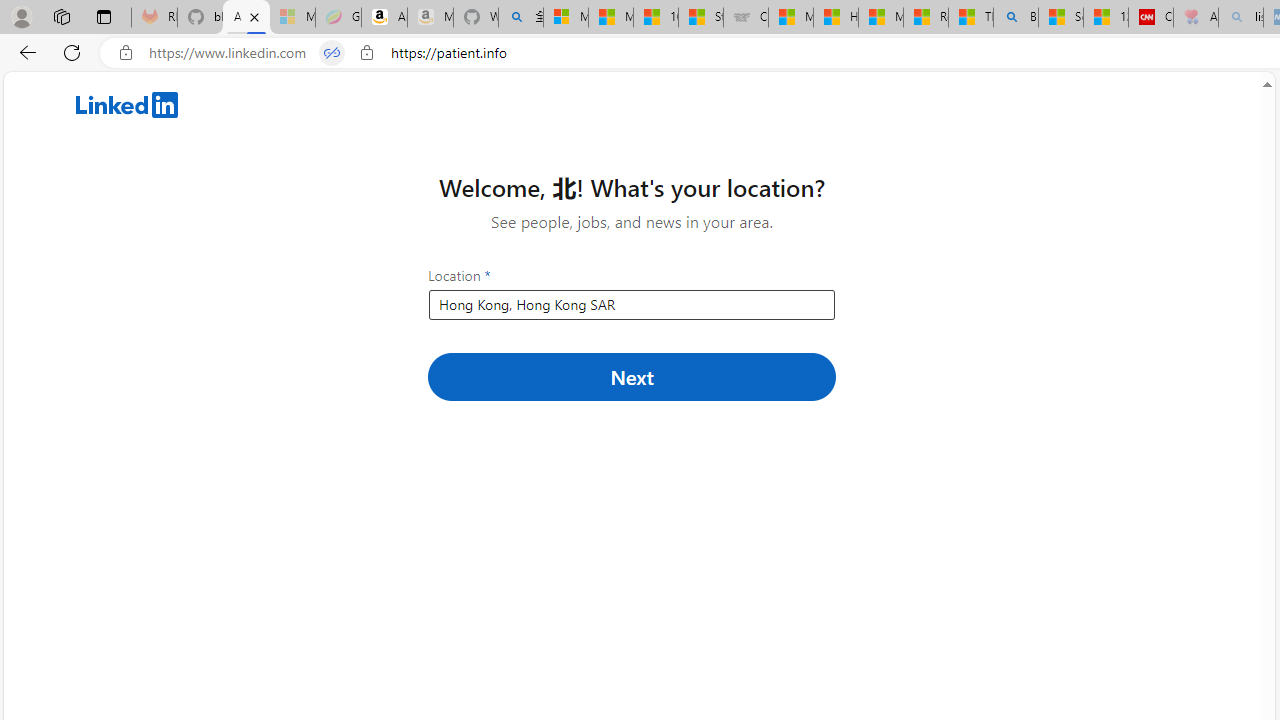 This screenshot has width=1280, height=720. Describe the element at coordinates (1196, 17) in the screenshot. I see `'Arthritis: Ask Health Professionals - Sleeping'` at that location.